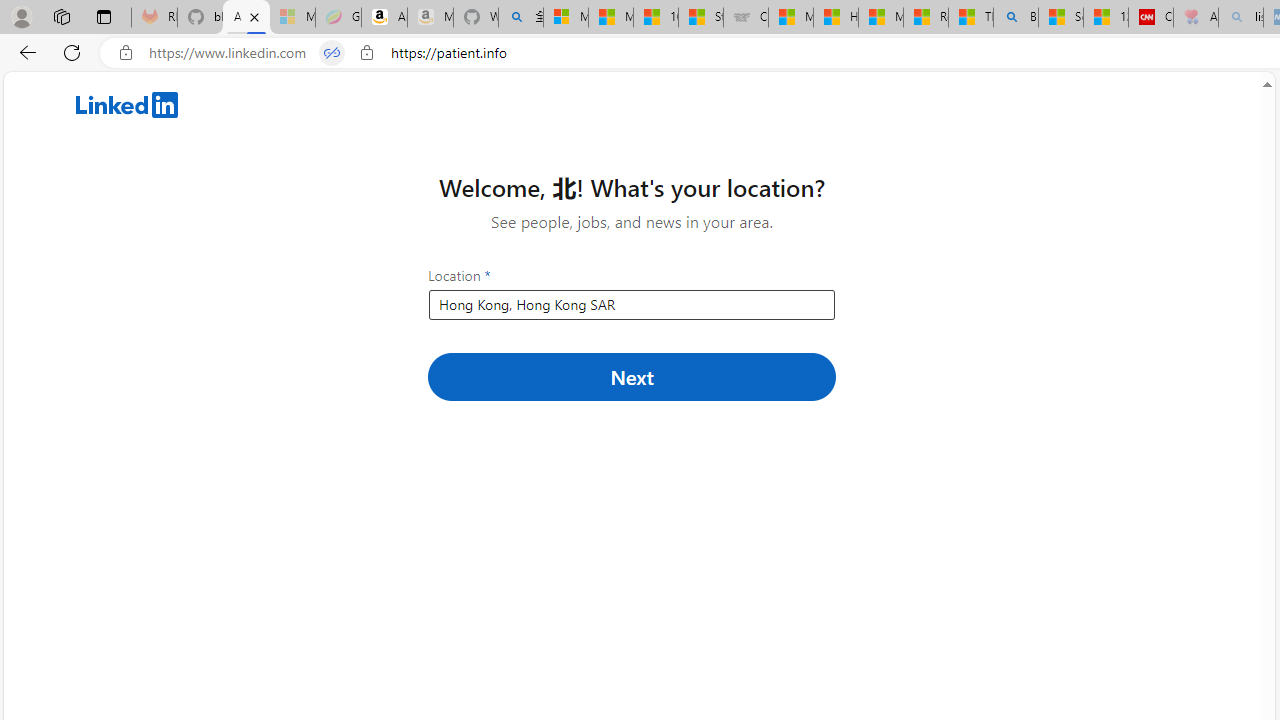 This screenshot has width=1280, height=720. Describe the element at coordinates (1196, 17) in the screenshot. I see `'Arthritis: Ask Health Professionals - Sleeping'` at that location.